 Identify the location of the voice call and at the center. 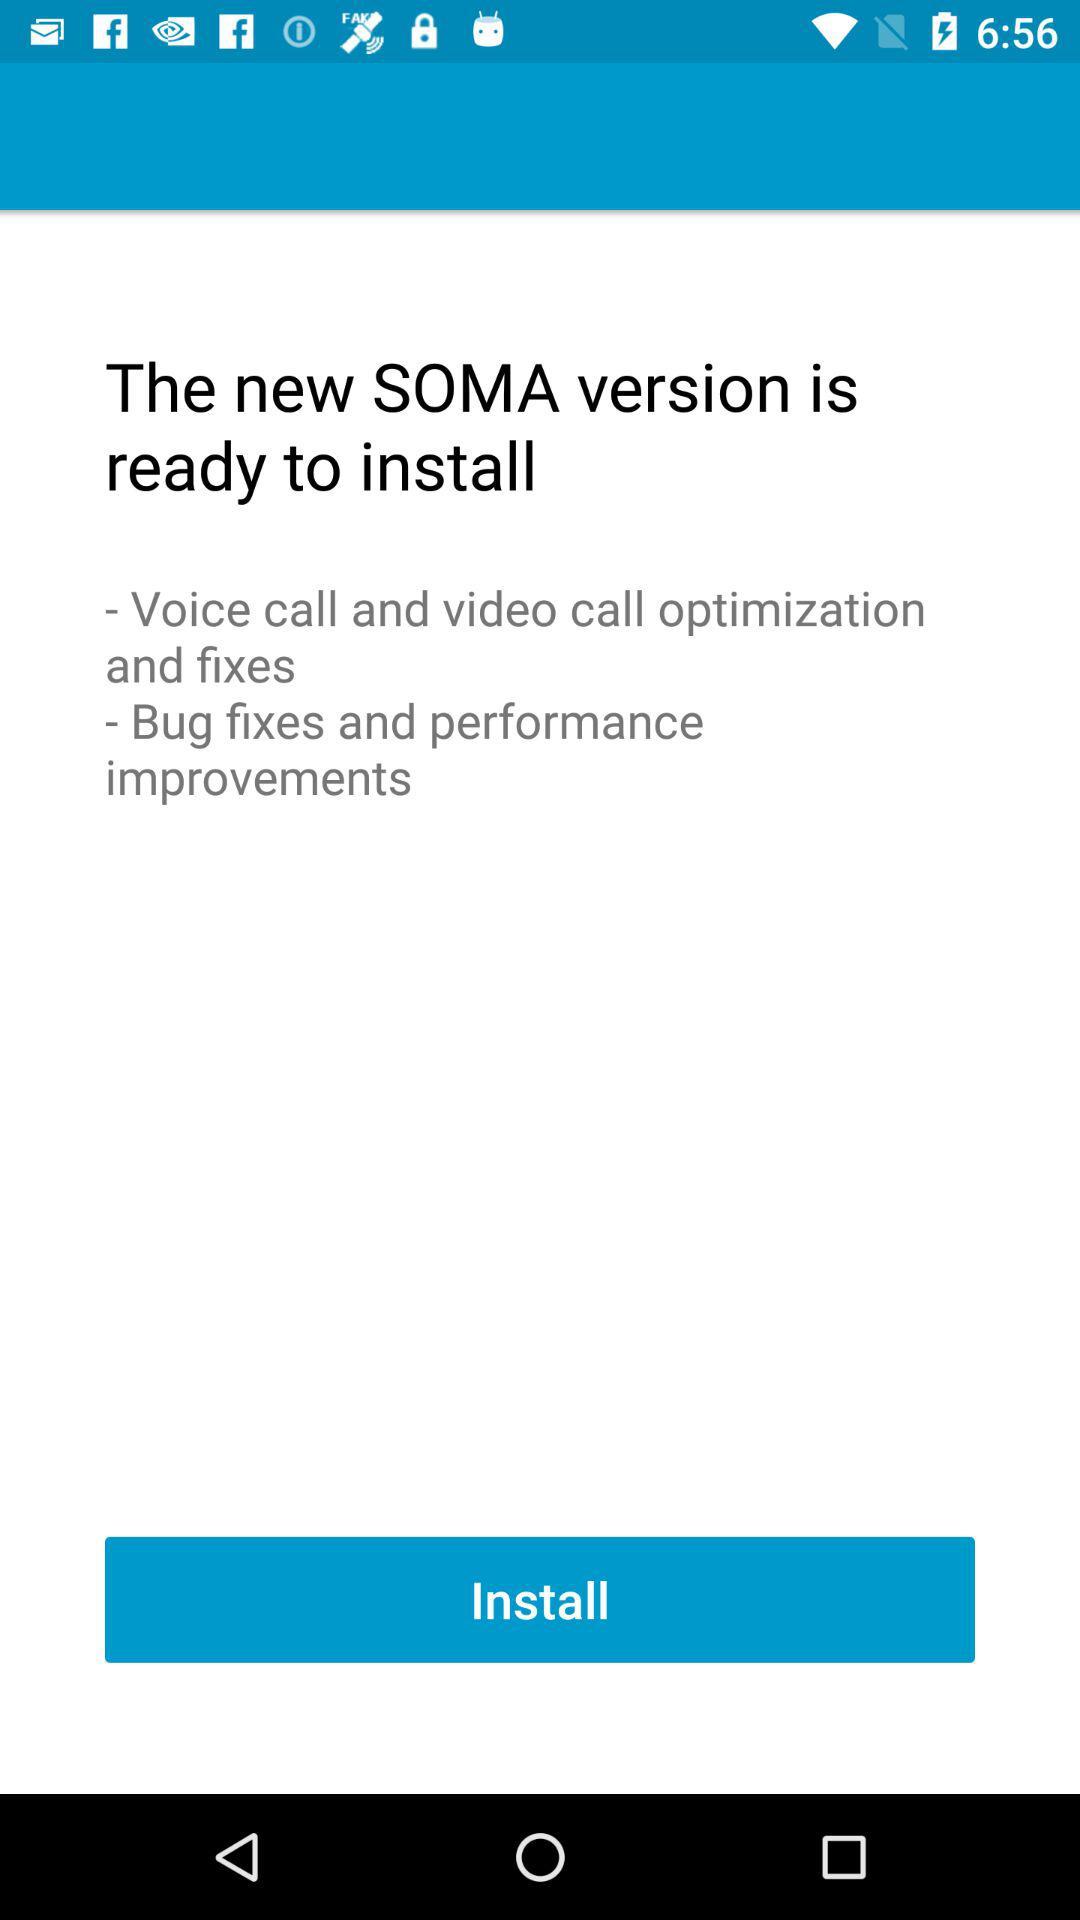
(540, 691).